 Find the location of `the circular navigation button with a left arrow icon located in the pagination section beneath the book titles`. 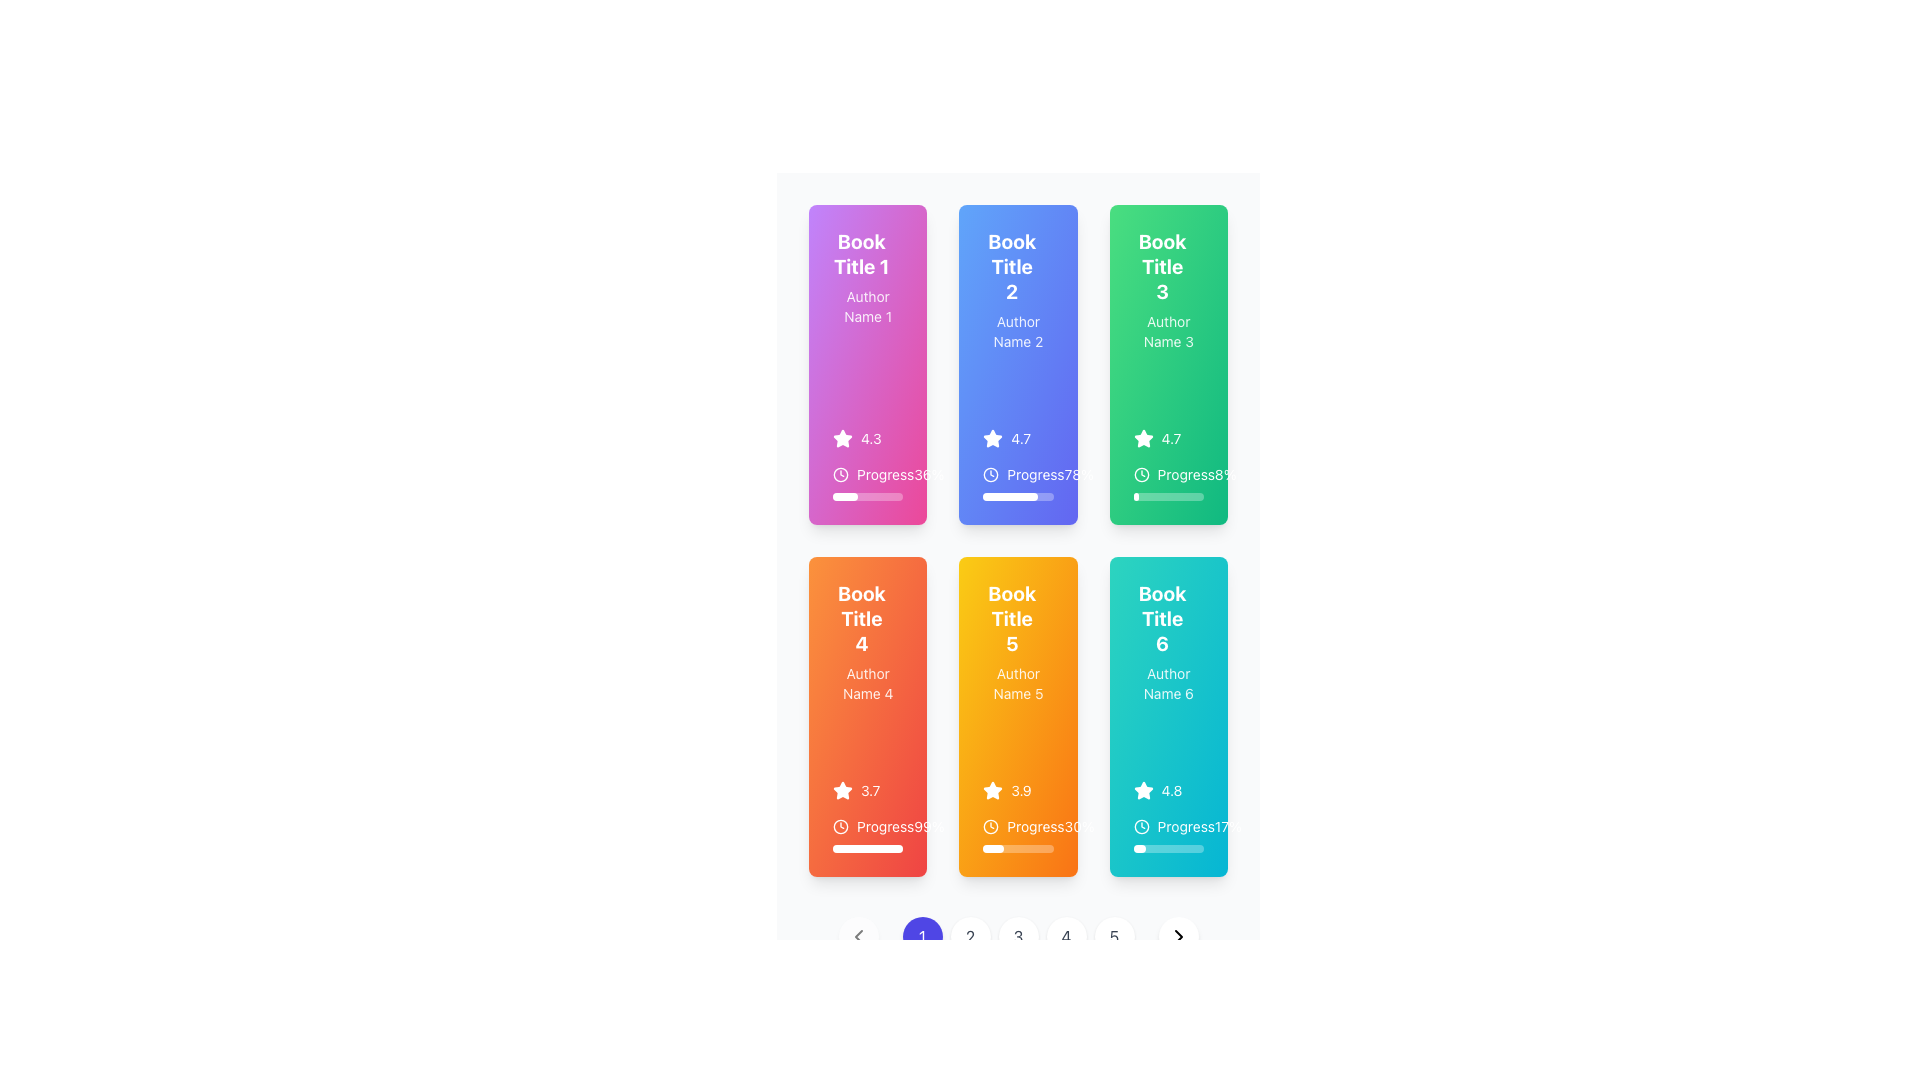

the circular navigation button with a left arrow icon located in the pagination section beneath the book titles is located at coordinates (858, 937).